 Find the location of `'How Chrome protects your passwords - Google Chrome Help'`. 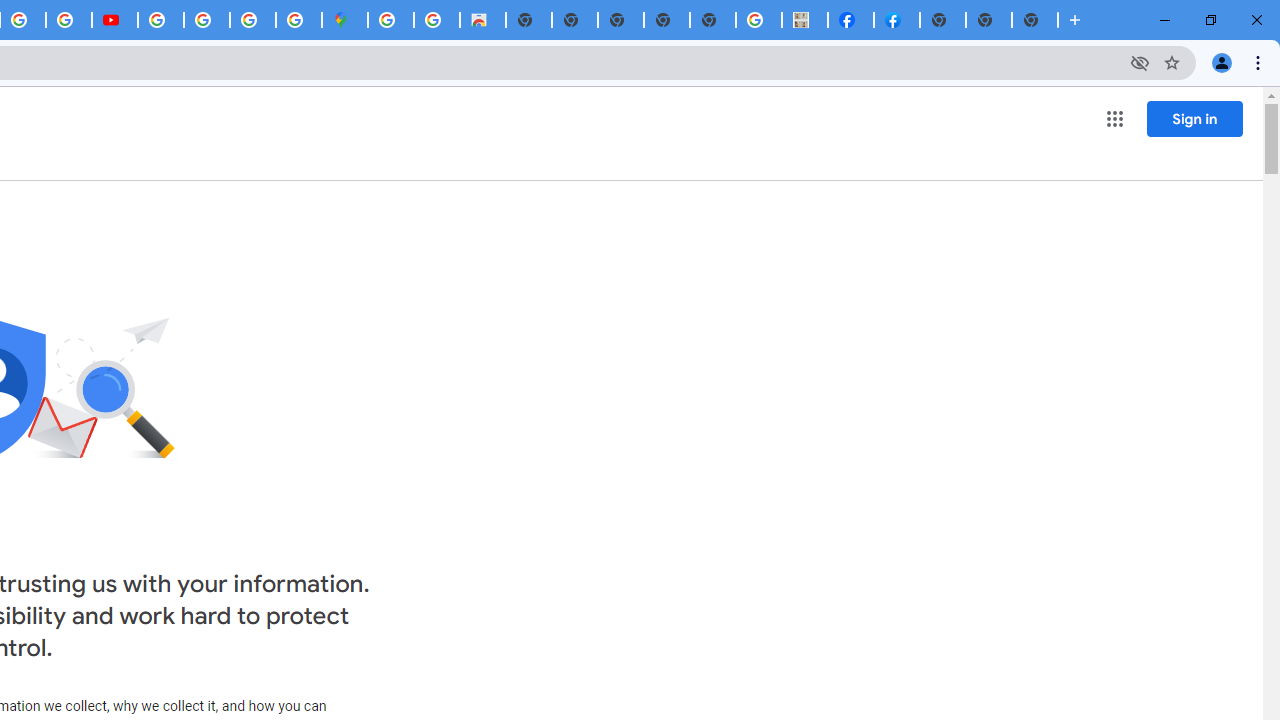

'How Chrome protects your passwords - Google Chrome Help' is located at coordinates (161, 20).